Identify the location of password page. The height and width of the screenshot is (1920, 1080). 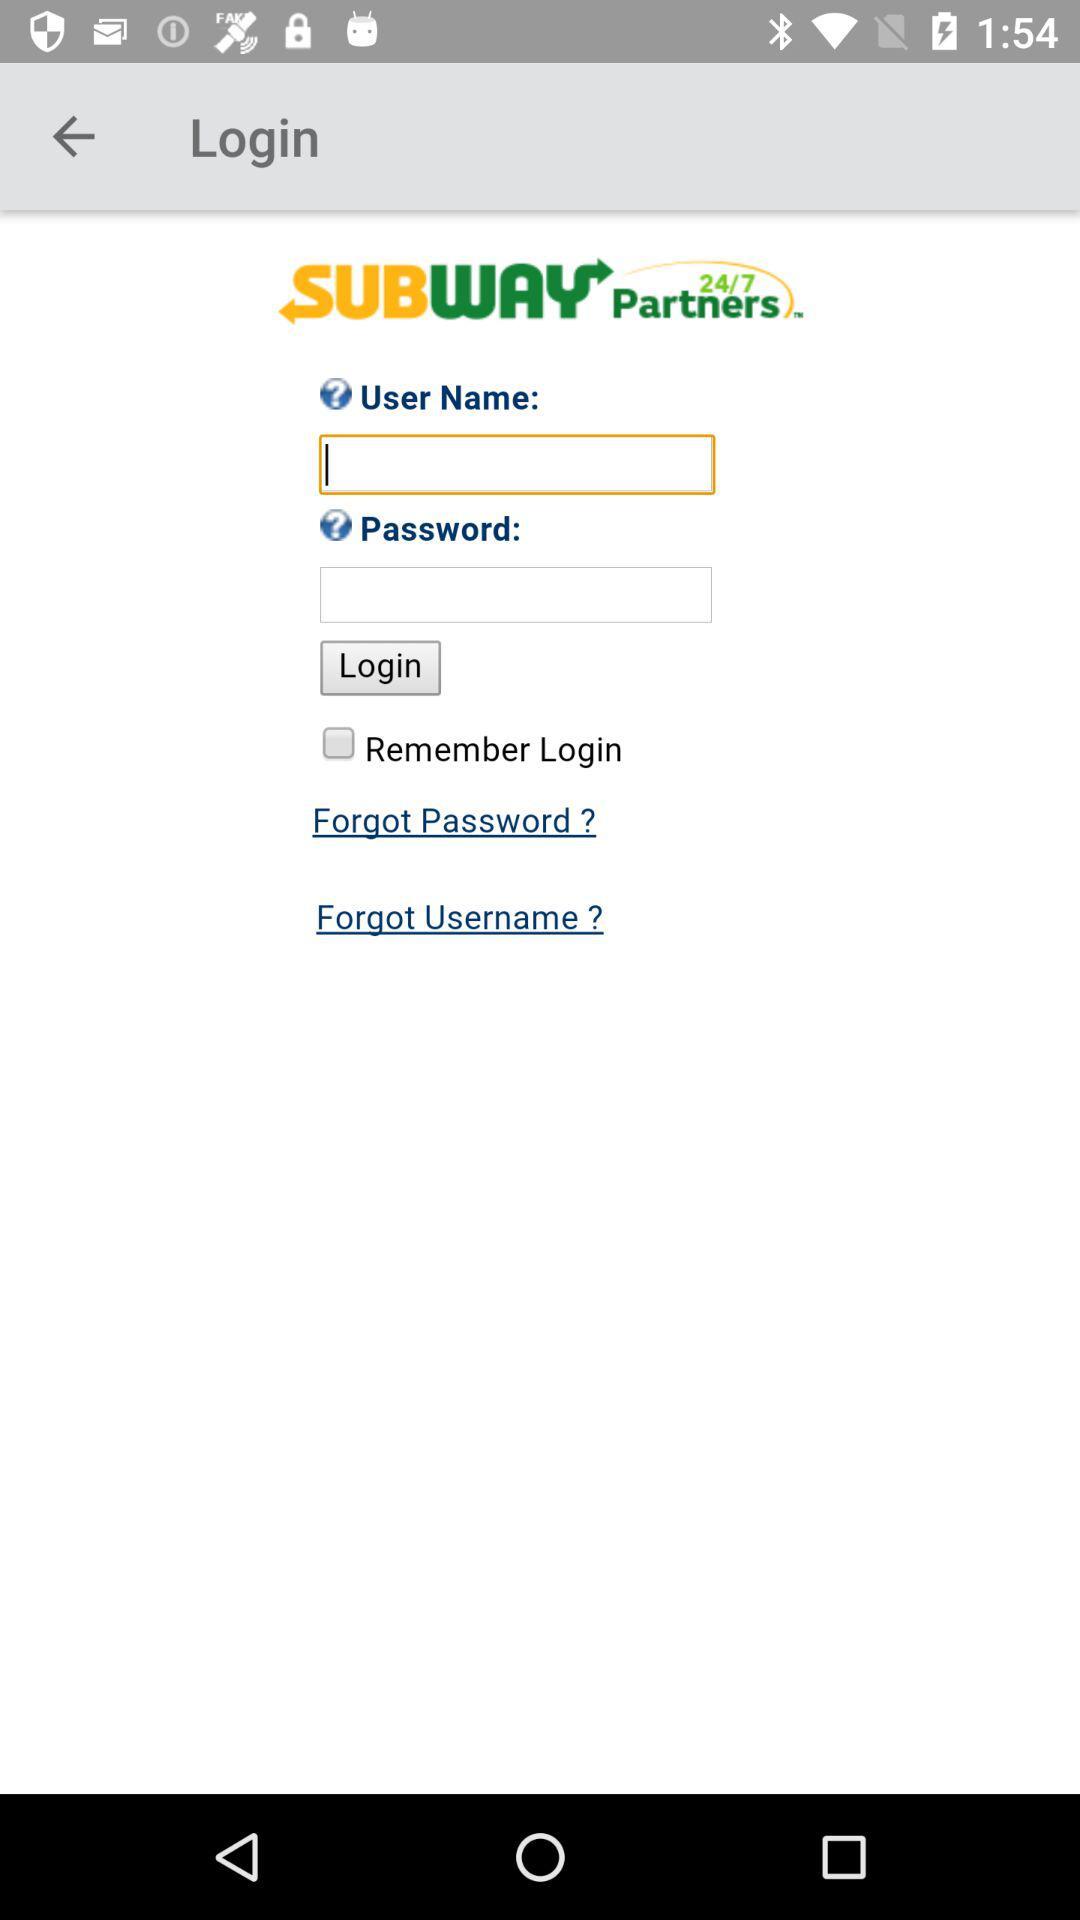
(540, 1002).